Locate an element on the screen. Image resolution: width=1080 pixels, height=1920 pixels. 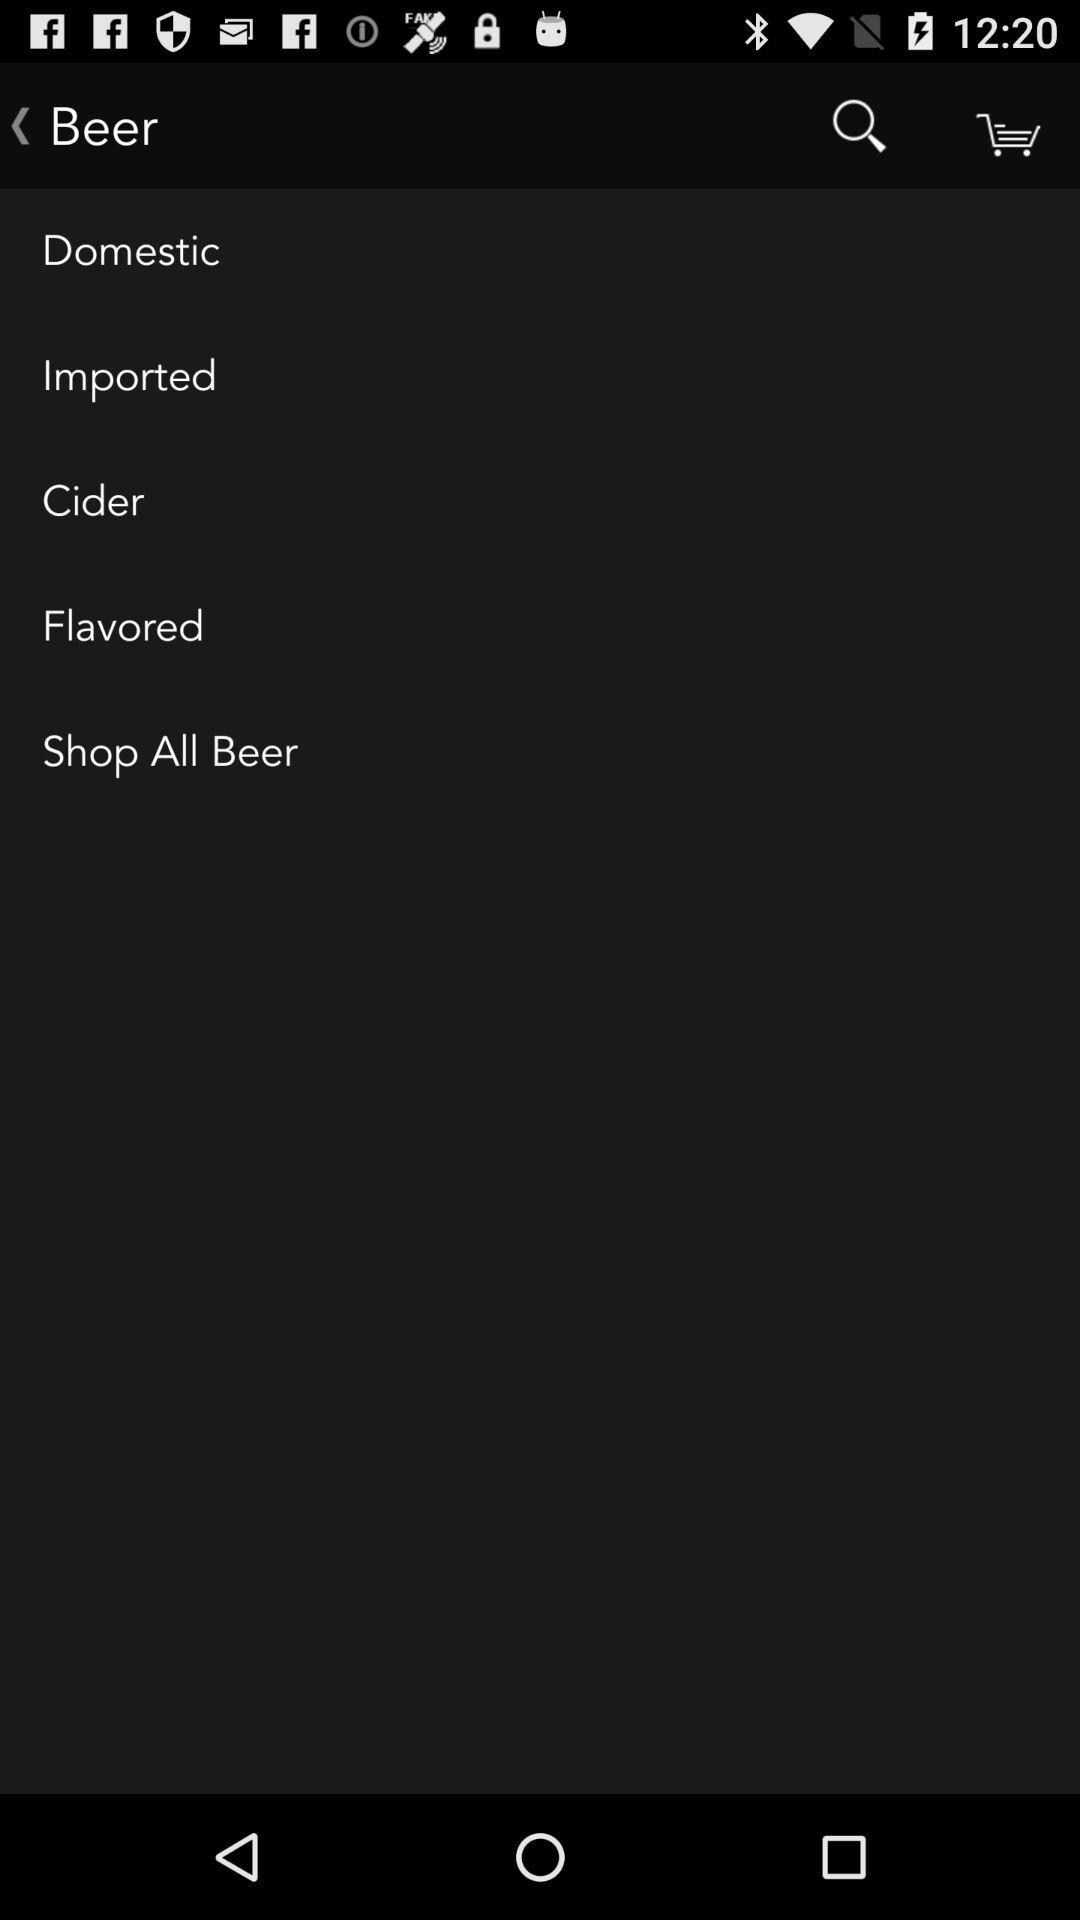
flavored item is located at coordinates (540, 626).